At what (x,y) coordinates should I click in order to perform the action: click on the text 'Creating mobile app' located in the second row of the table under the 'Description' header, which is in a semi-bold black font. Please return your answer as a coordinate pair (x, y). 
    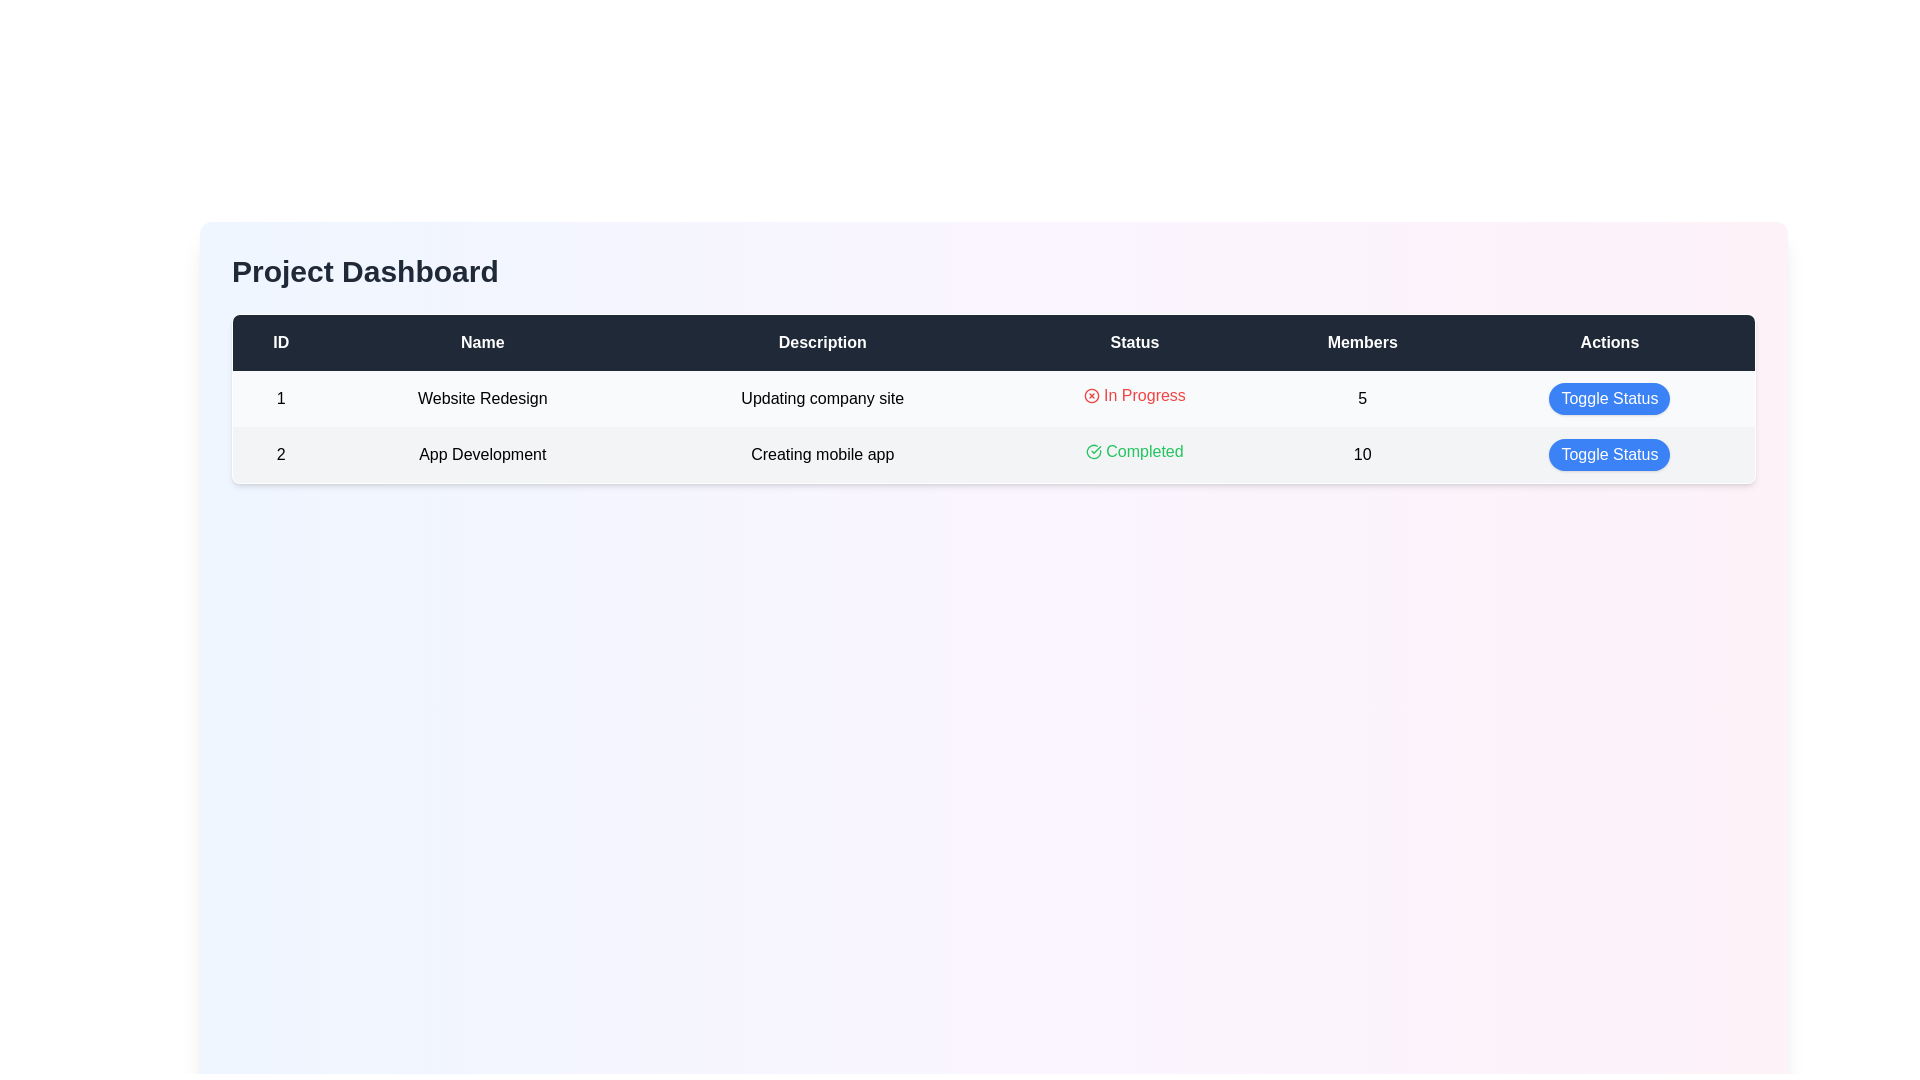
    Looking at the image, I should click on (822, 455).